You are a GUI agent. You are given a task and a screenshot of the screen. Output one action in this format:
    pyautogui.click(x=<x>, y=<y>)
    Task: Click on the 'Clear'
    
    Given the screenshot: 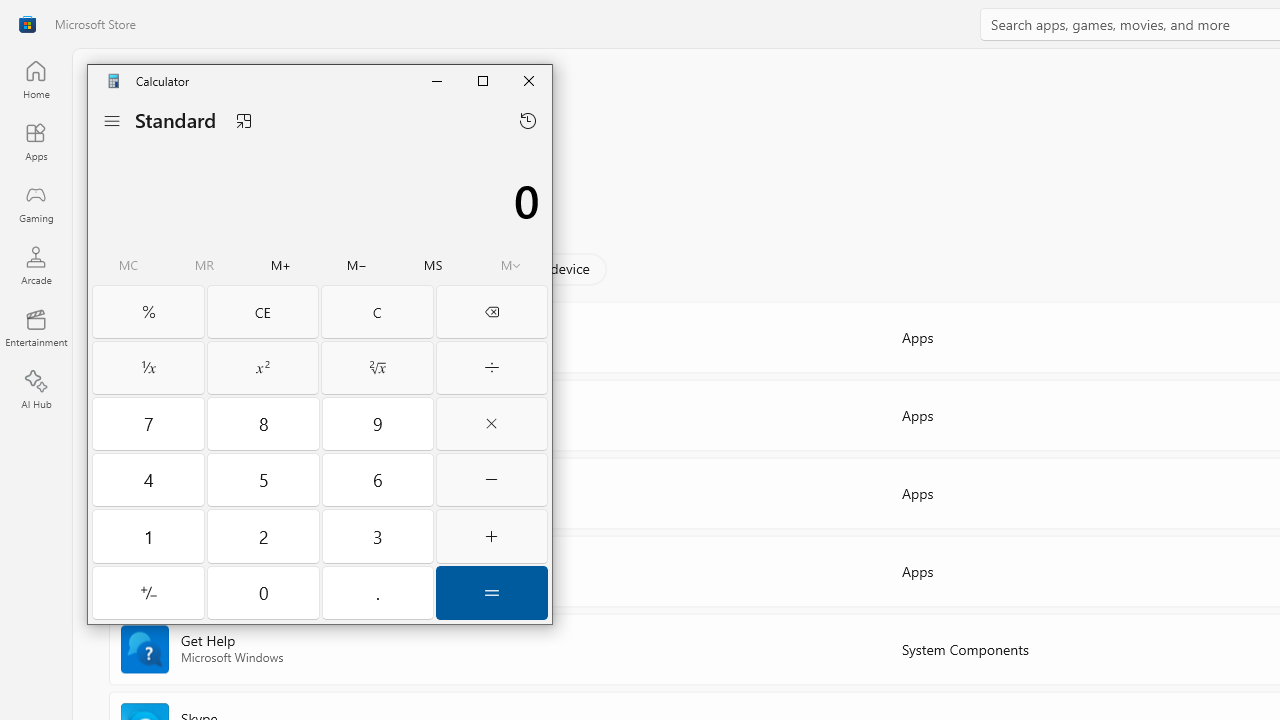 What is the action you would take?
    pyautogui.click(x=377, y=312)
    